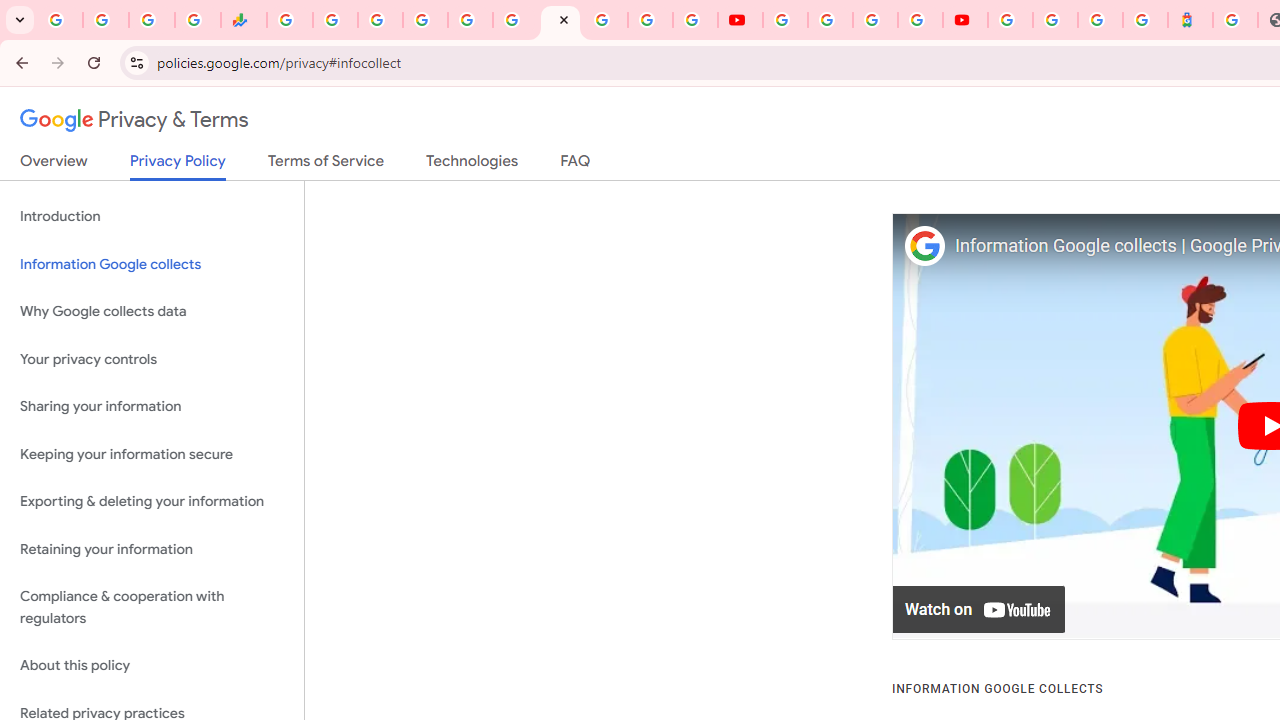 This screenshot has width=1280, height=720. What do you see at coordinates (60, 20) in the screenshot?
I see `'Google Workspace Admin Community'` at bounding box center [60, 20].